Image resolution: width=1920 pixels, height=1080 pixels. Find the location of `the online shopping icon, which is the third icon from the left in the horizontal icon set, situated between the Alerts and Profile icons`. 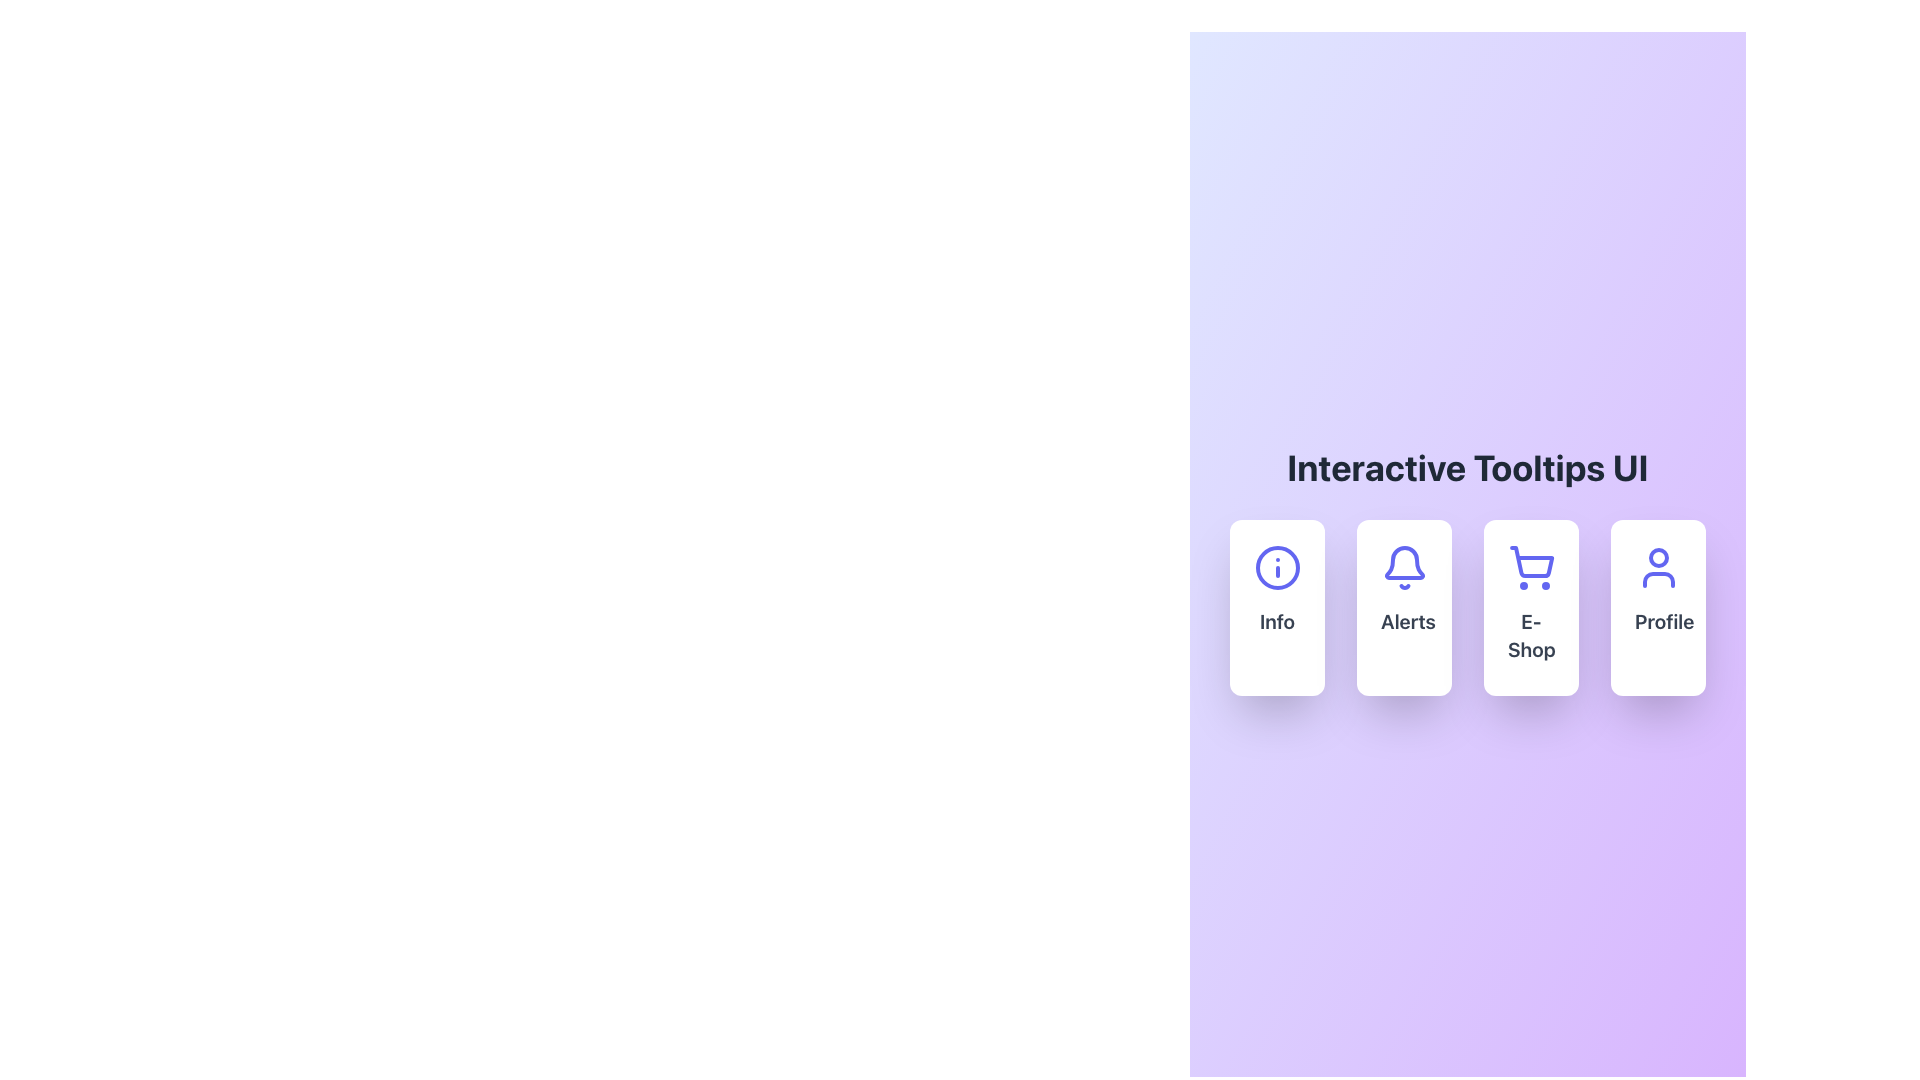

the online shopping icon, which is the third icon from the left in the horizontal icon set, situated between the Alerts and Profile icons is located at coordinates (1531, 562).